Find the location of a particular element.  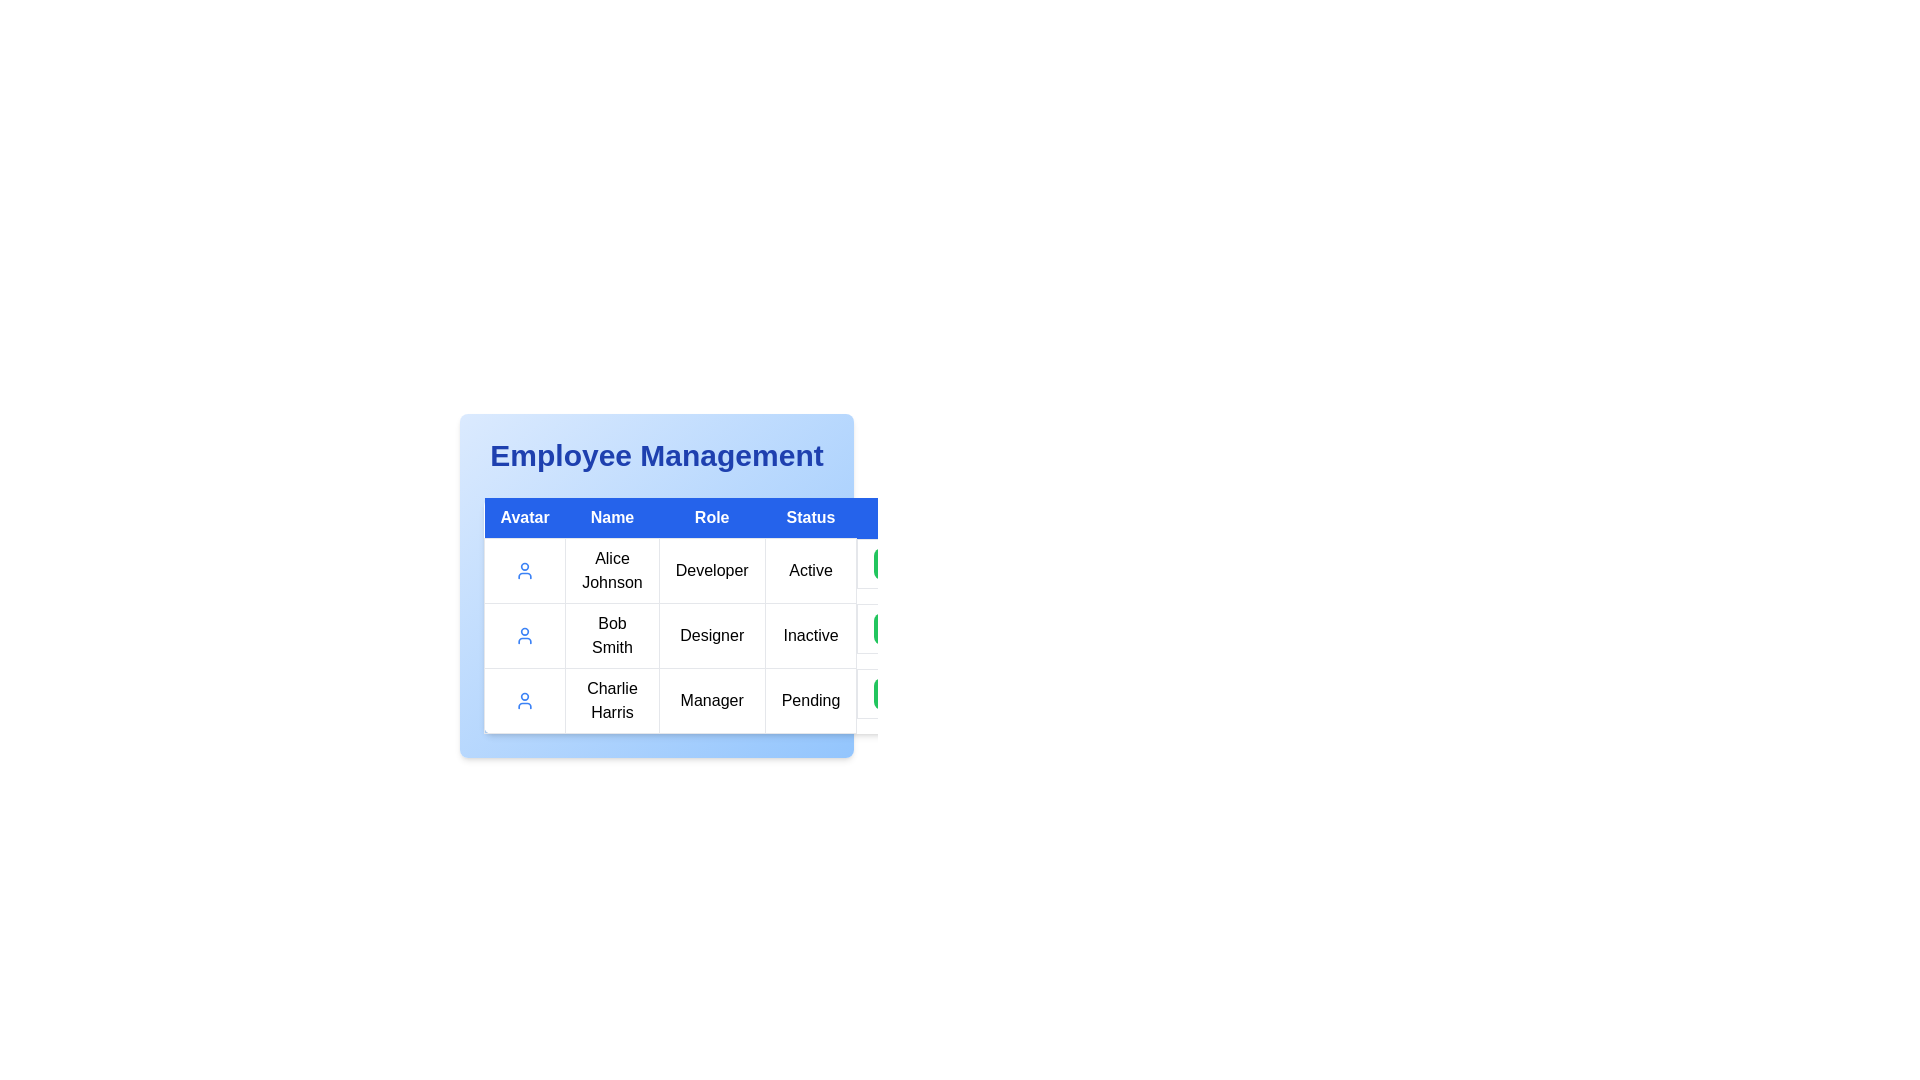

the avatar icon representing user 'Bob Smith' located in the second row, first column of the table under the 'Avatar' column header is located at coordinates (525, 636).